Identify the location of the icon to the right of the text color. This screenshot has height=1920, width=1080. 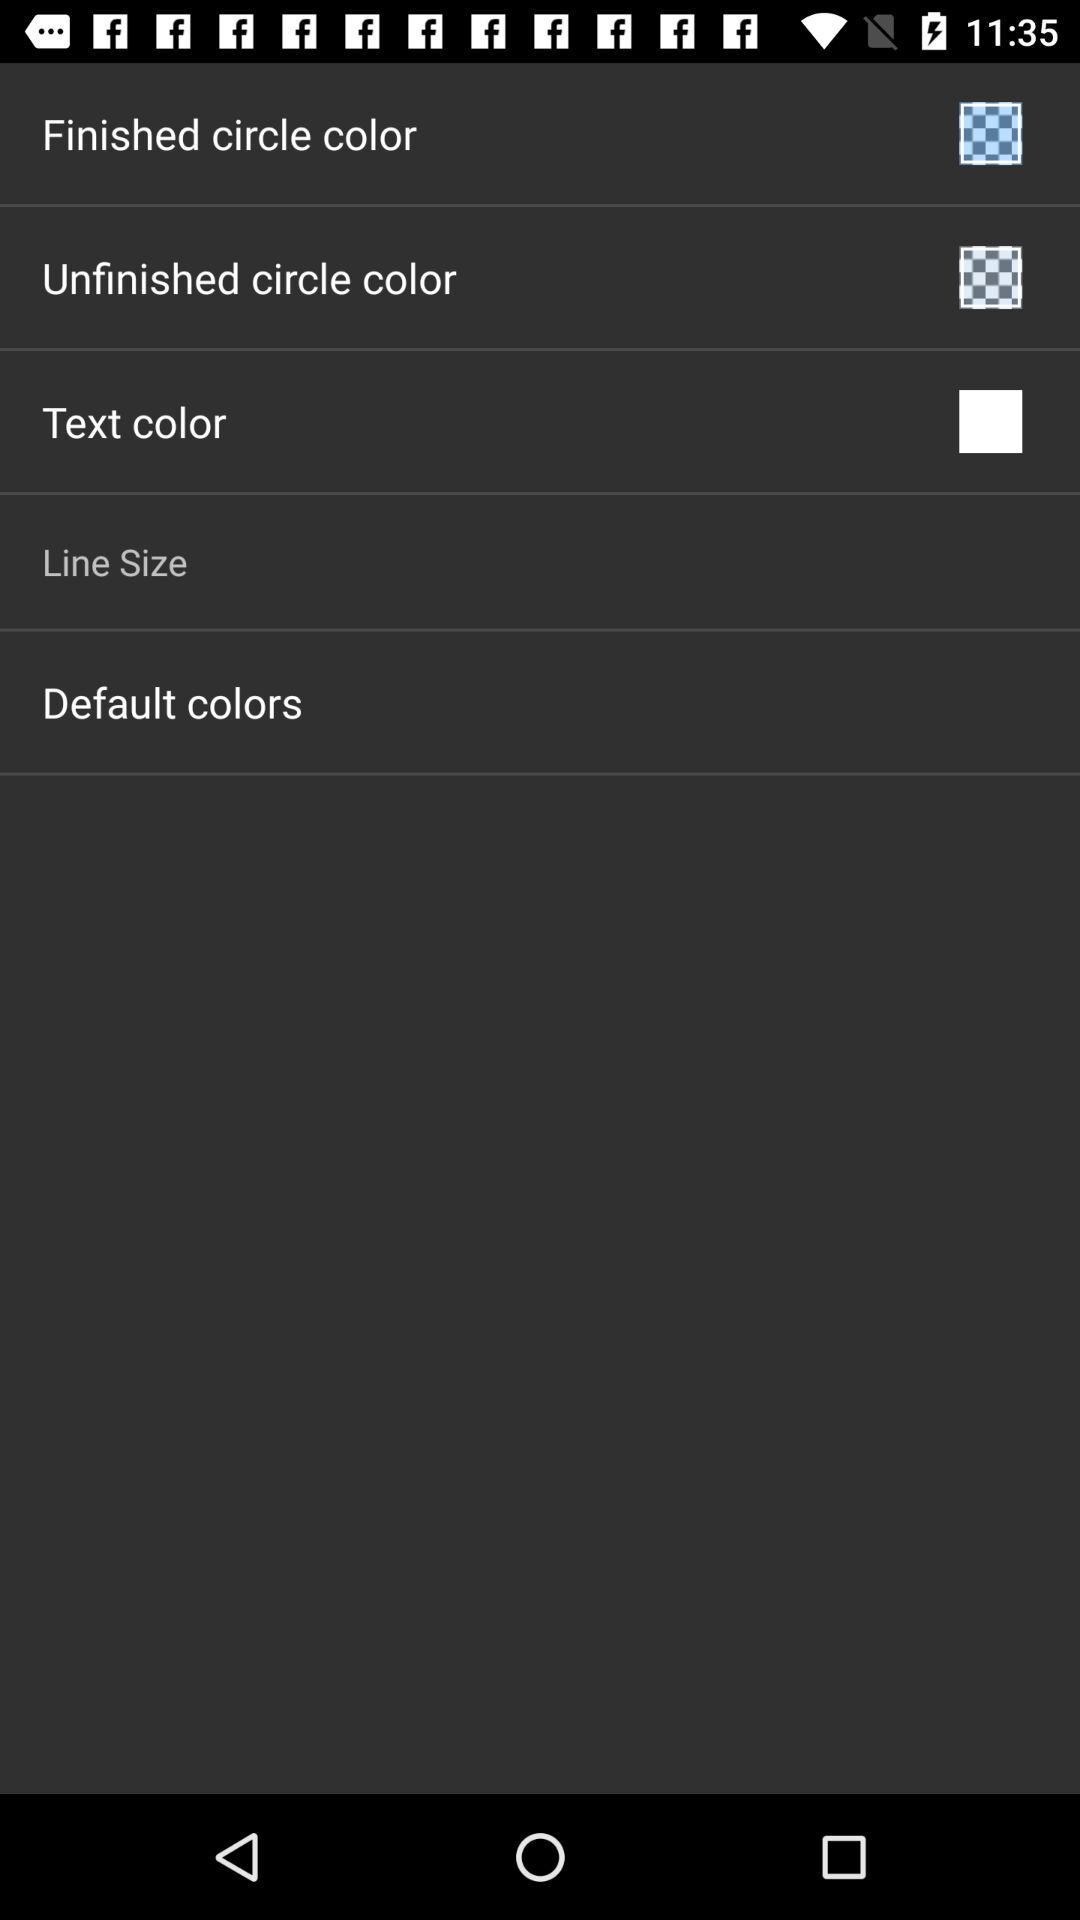
(990, 420).